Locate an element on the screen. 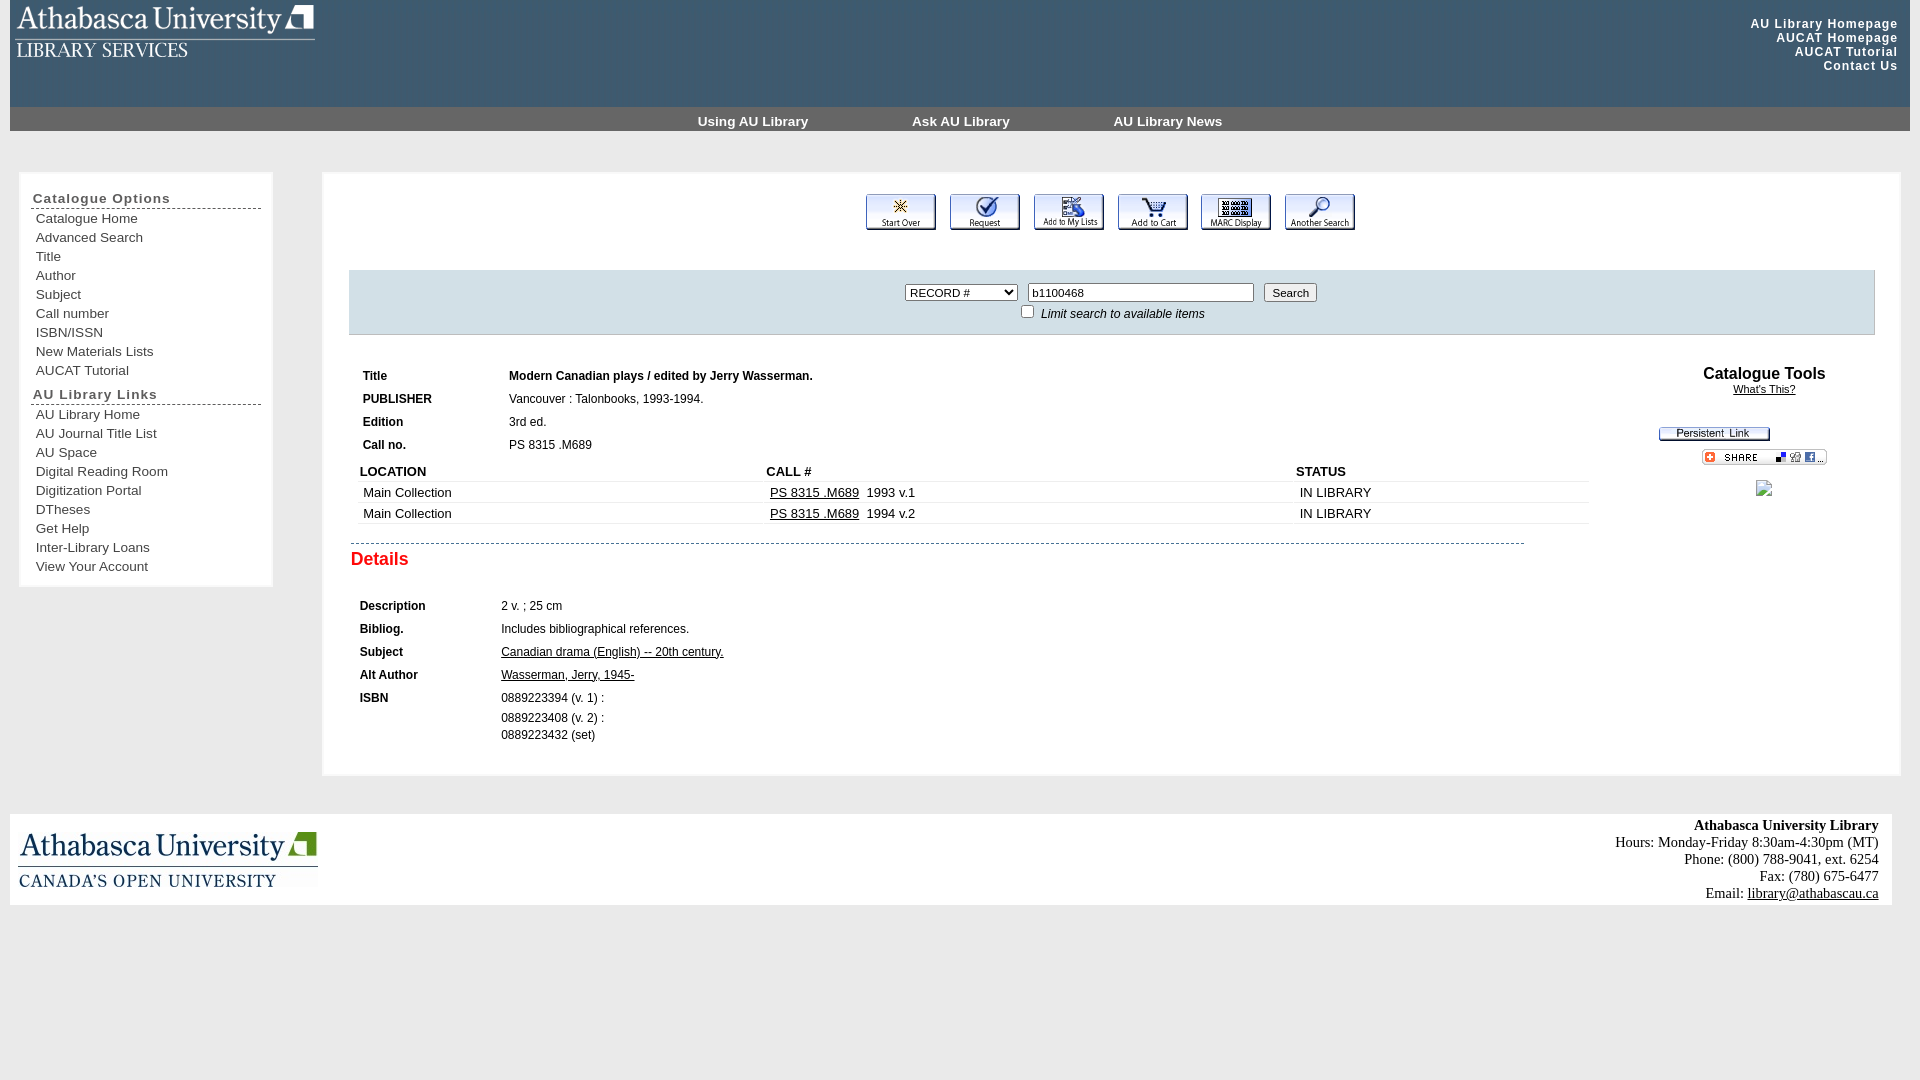  'Athabasca University Homepage' is located at coordinates (168, 858).